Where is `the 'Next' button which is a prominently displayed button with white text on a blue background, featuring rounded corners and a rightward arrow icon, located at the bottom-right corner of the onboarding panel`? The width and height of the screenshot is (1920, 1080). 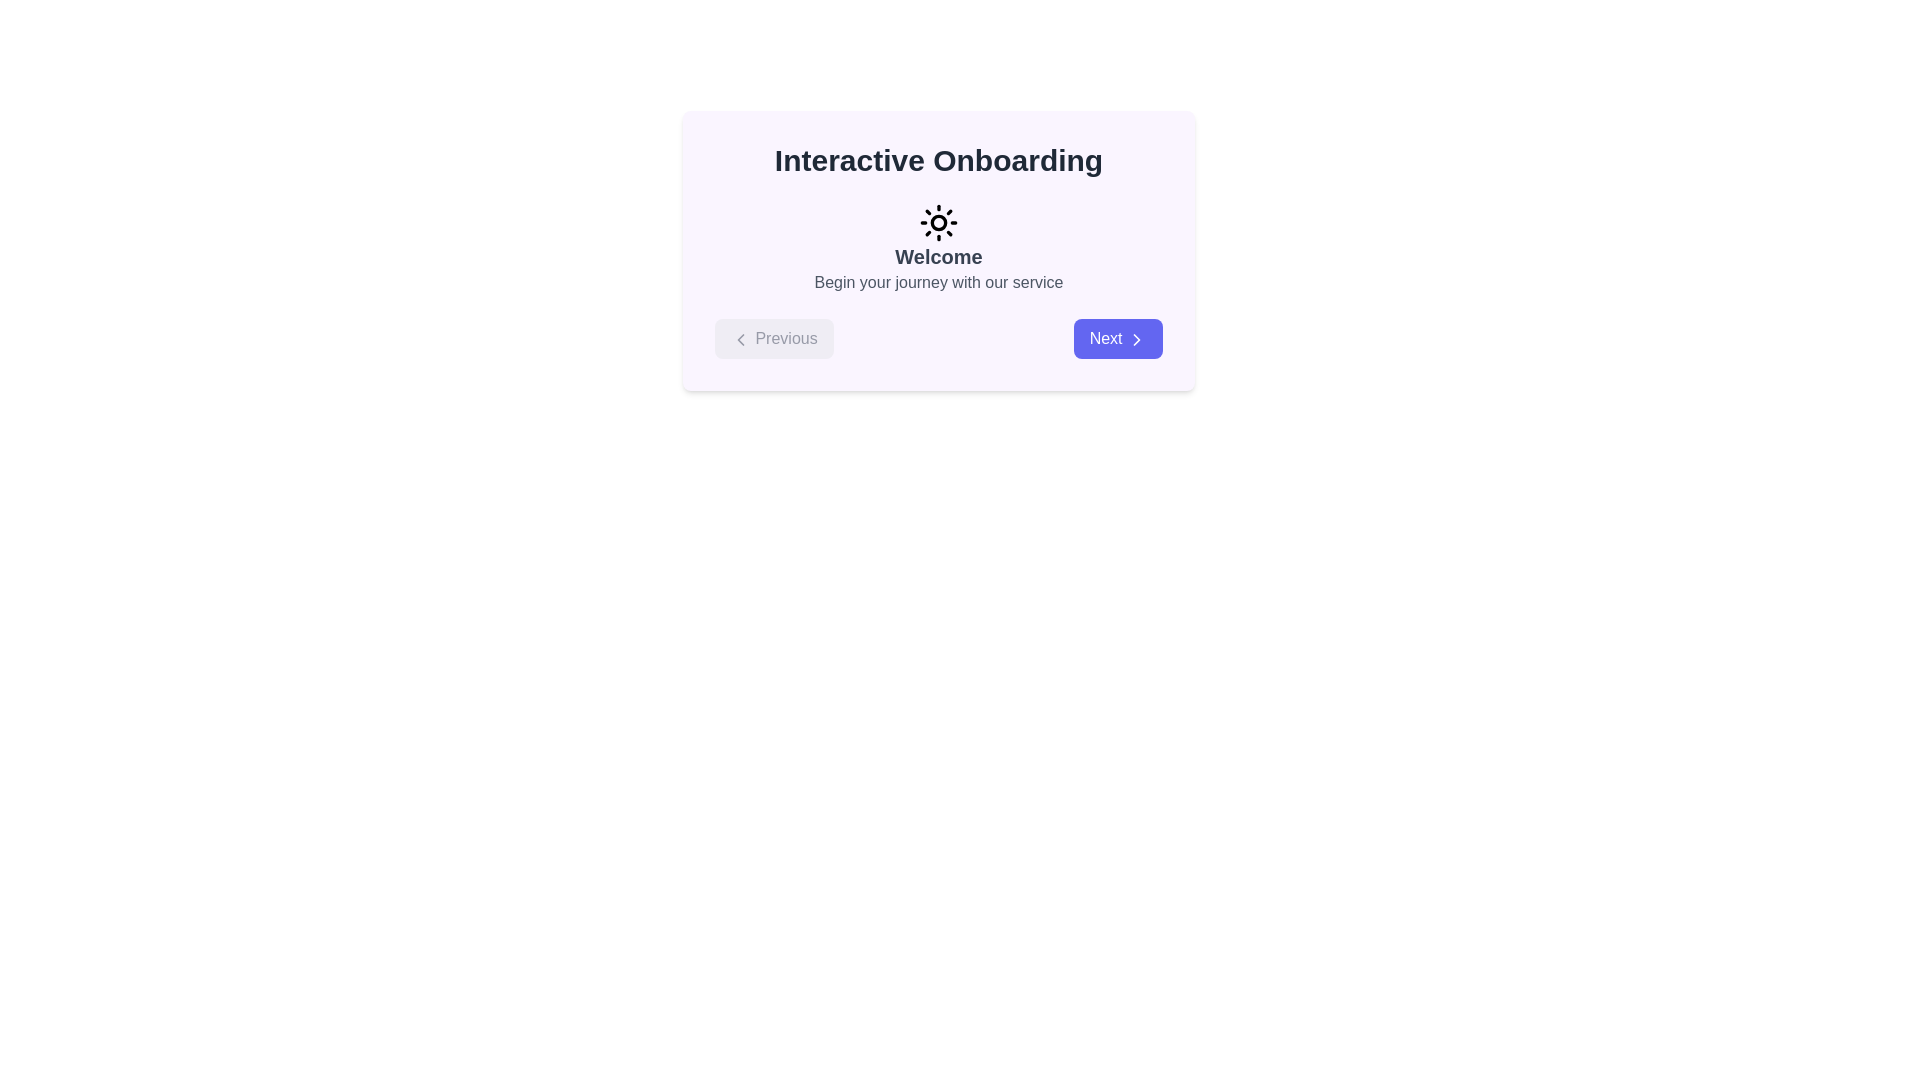 the 'Next' button which is a prominently displayed button with white text on a blue background, featuring rounded corners and a rightward arrow icon, located at the bottom-right corner of the onboarding panel is located at coordinates (1117, 338).